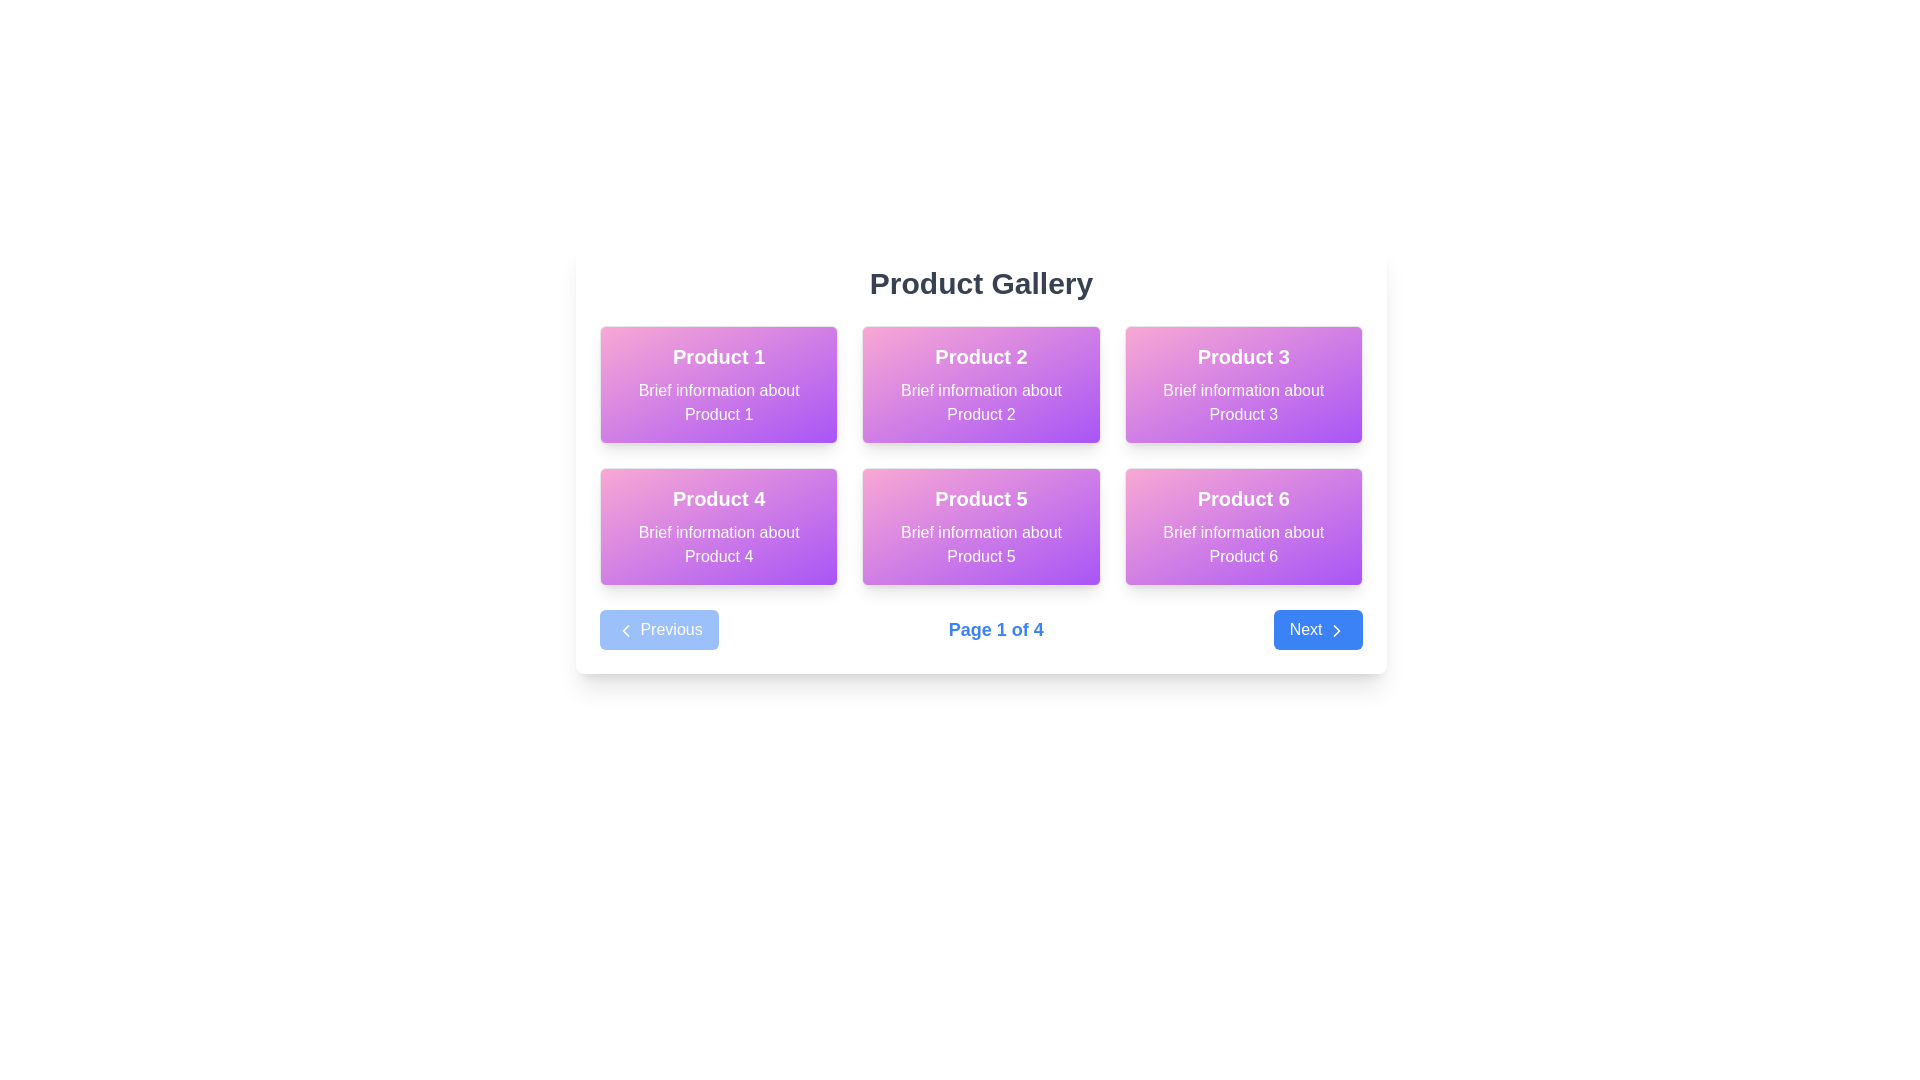 The width and height of the screenshot is (1920, 1080). I want to click on text label that displays 'Brief information about Product 6' on a gradient purple background, located in the bottom-right cell of a grid layout, so click(1242, 544).